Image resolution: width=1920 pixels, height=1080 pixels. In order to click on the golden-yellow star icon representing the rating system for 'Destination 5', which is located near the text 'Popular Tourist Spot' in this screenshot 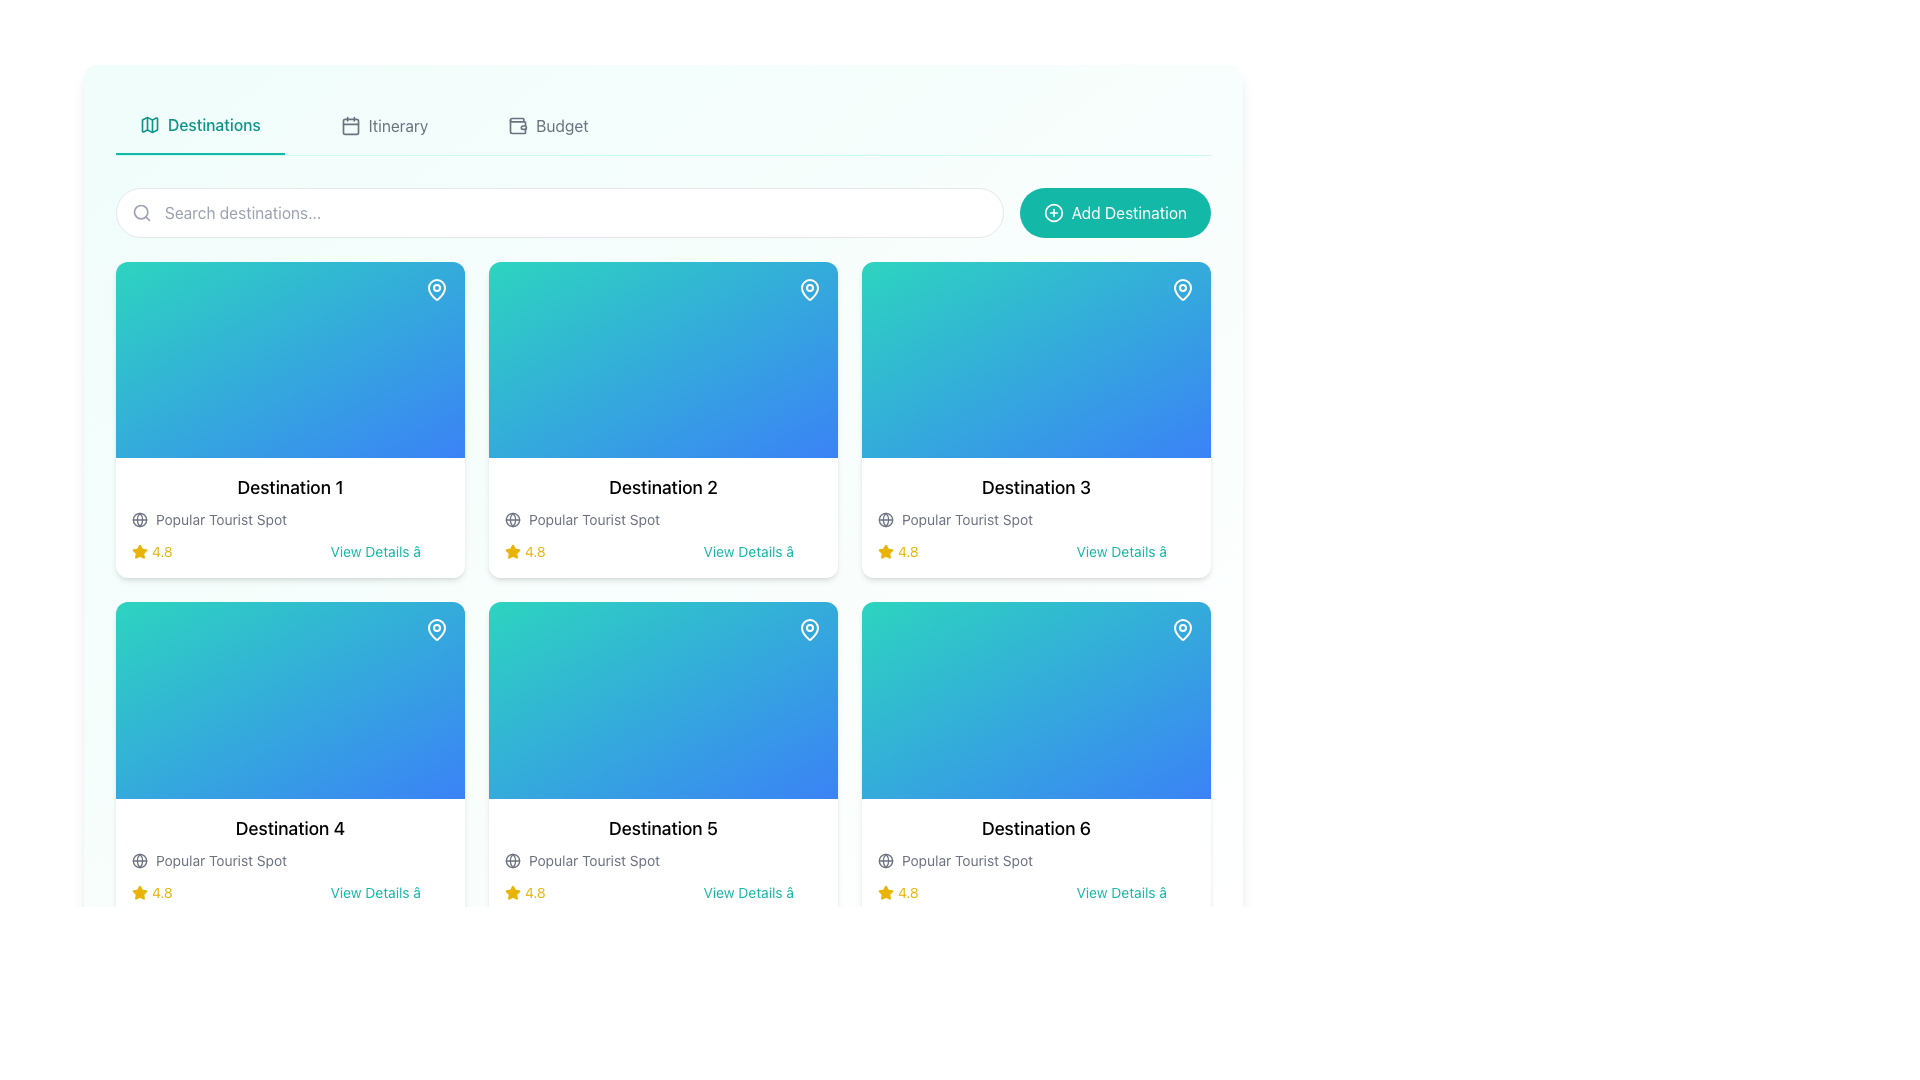, I will do `click(513, 890)`.